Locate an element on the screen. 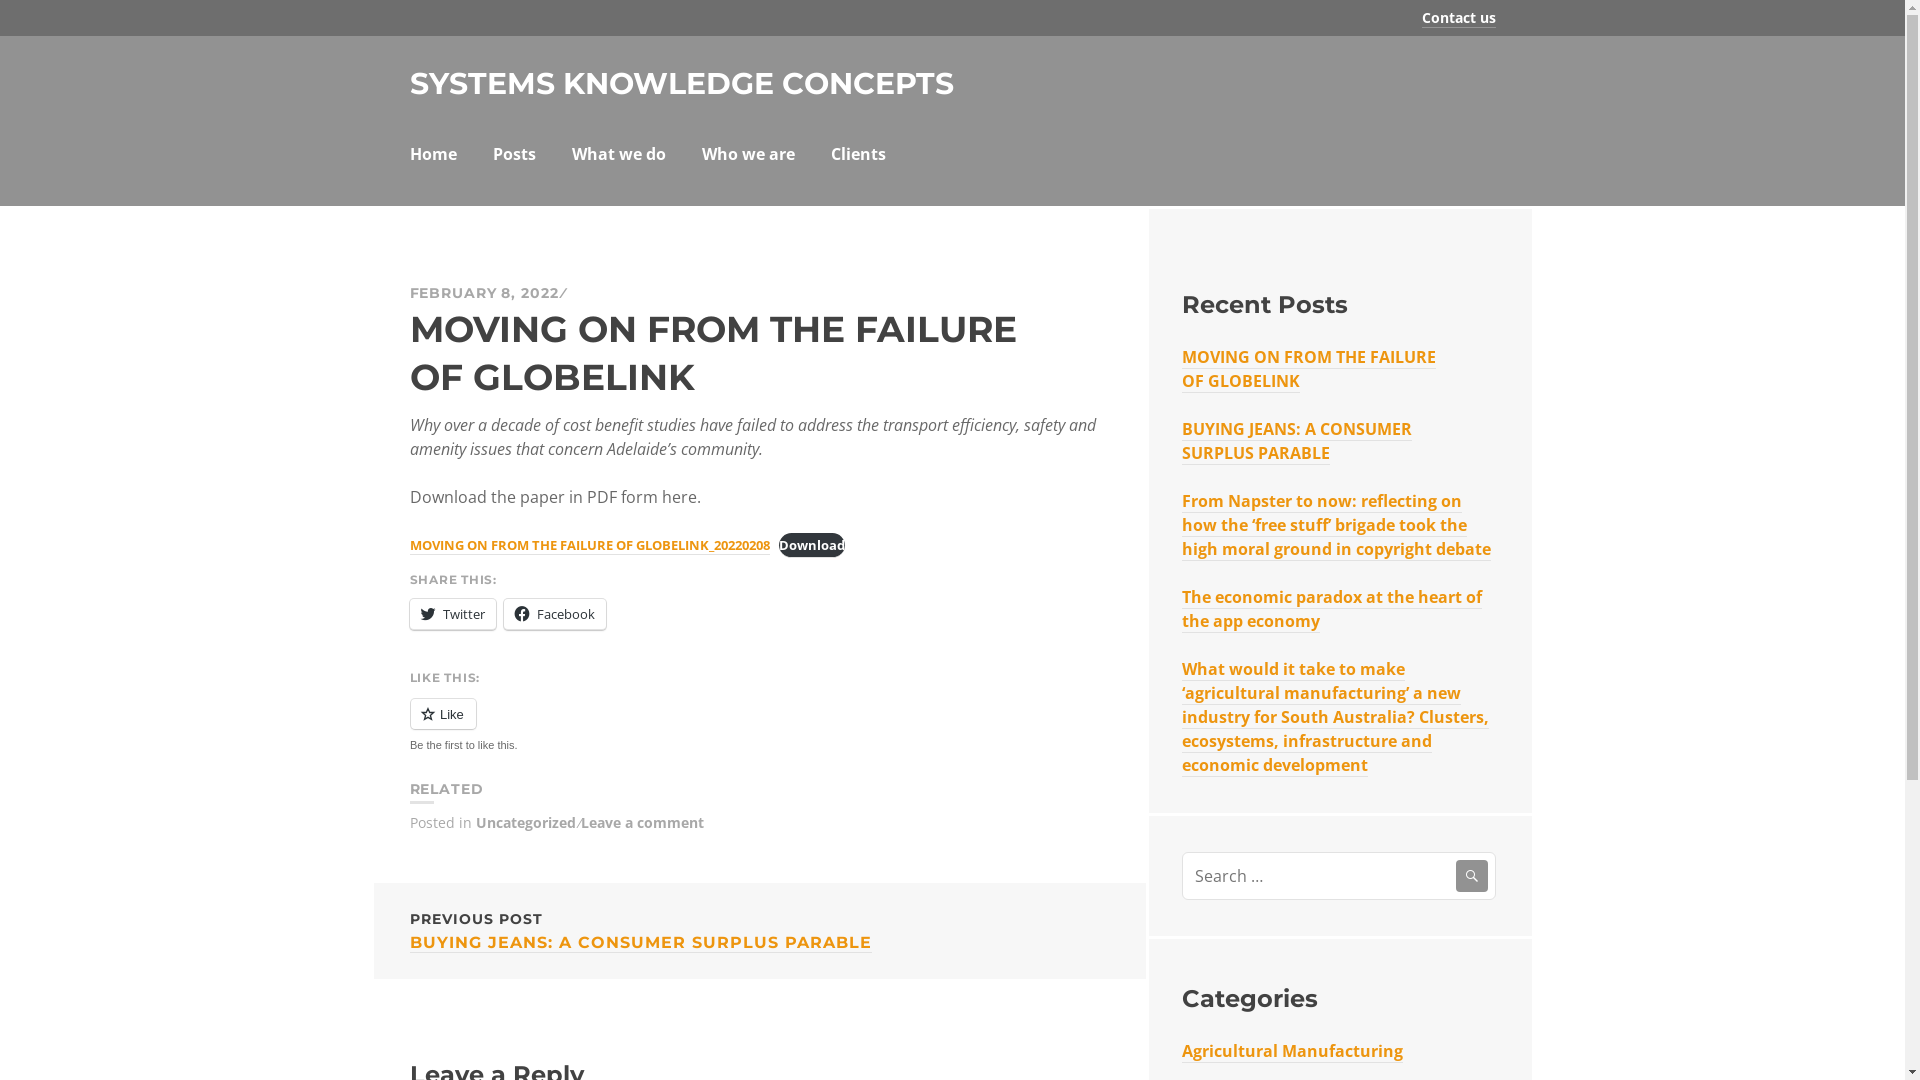  'Clients' is located at coordinates (830, 155).